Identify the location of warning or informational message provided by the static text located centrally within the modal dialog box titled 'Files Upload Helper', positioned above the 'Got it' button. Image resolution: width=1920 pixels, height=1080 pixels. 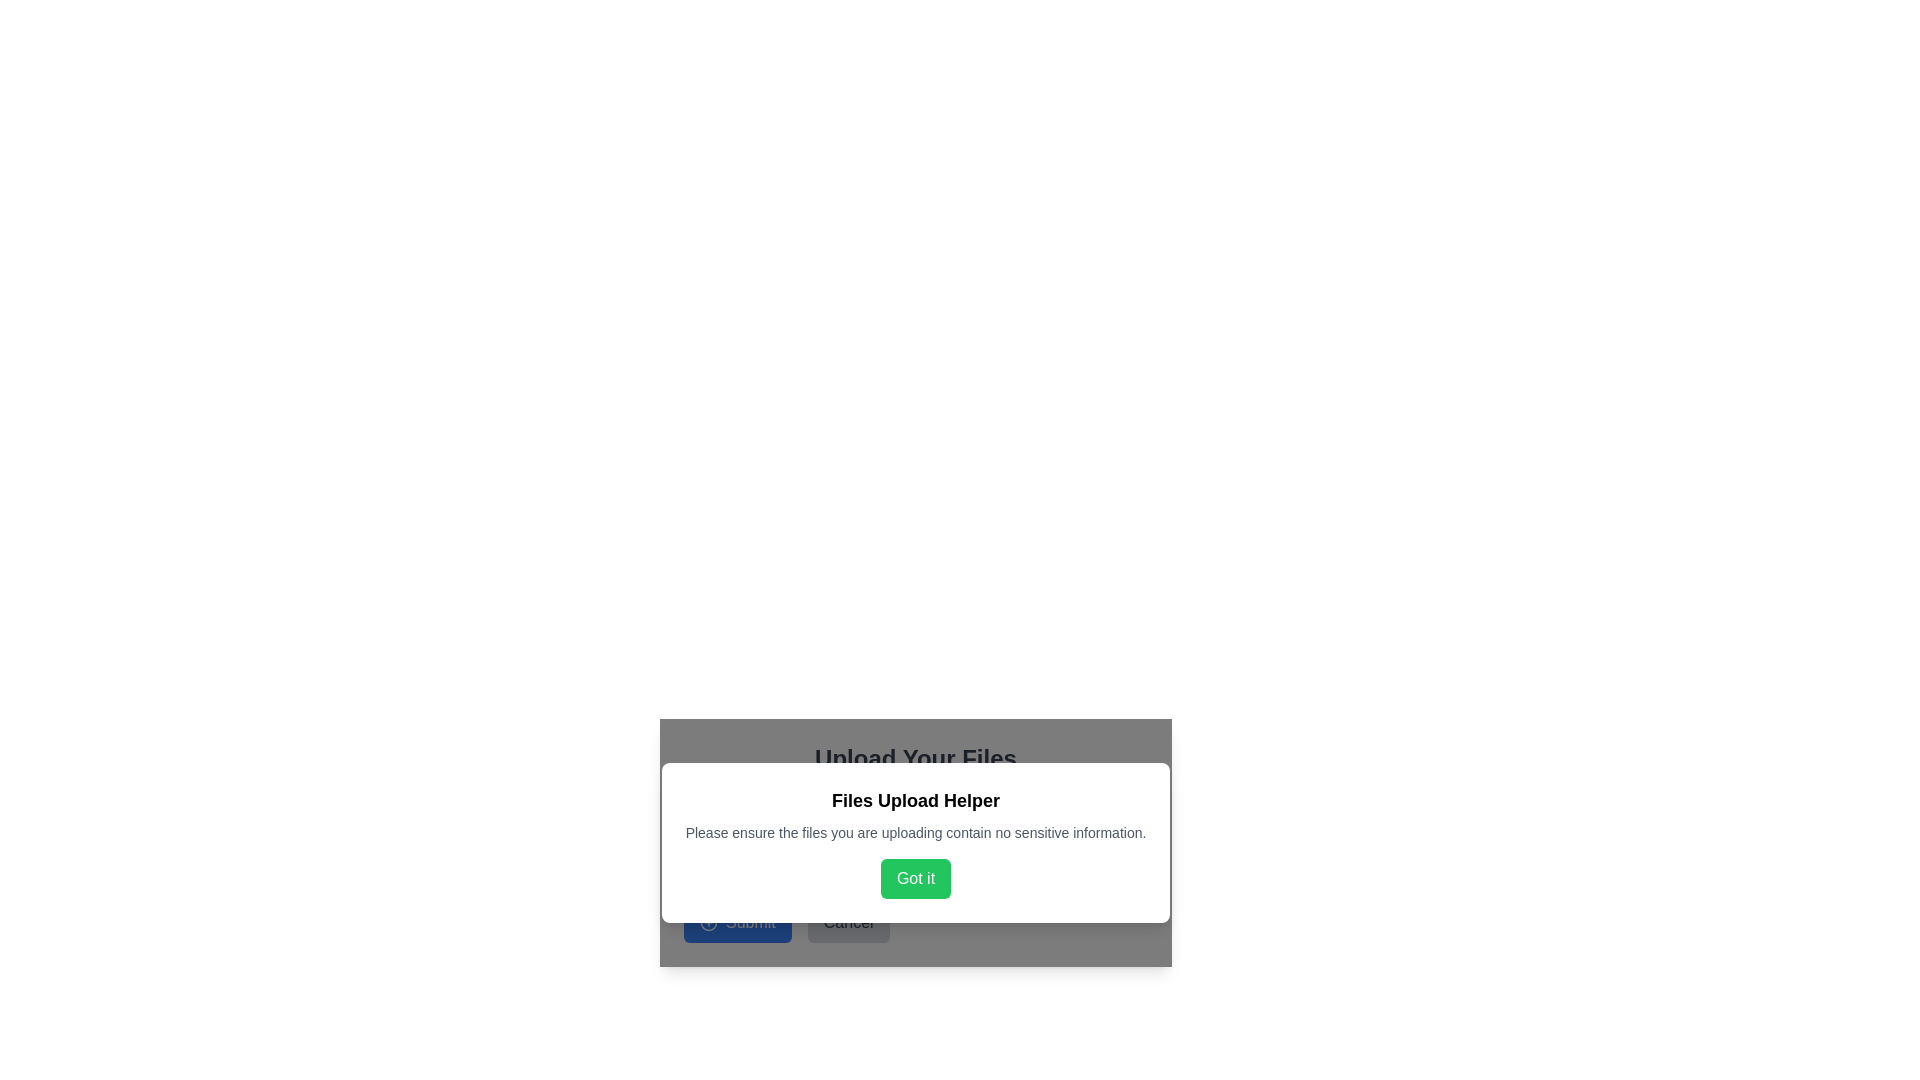
(915, 833).